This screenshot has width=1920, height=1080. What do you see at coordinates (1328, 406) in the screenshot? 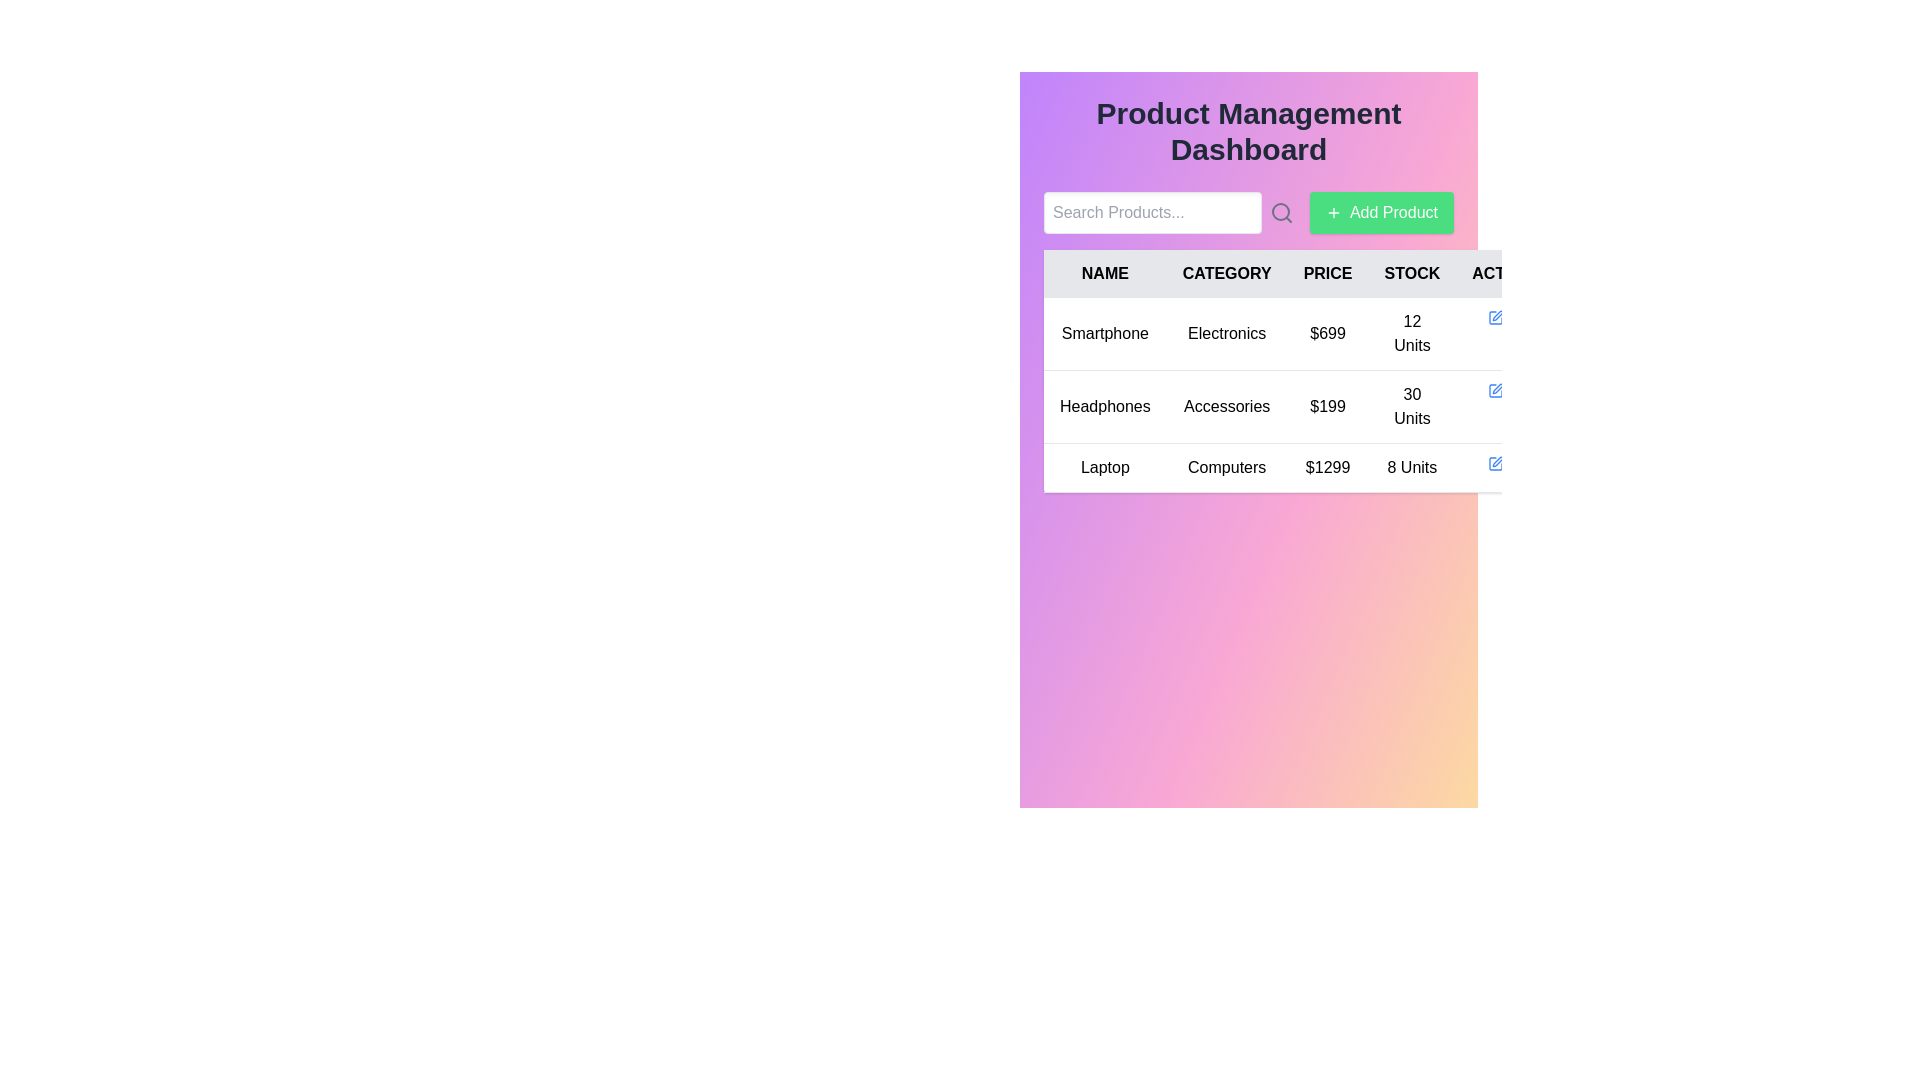
I see `the price information text display for the product 'Headphones' in the 'Accessories' category, which is the third item in the respective table row` at bounding box center [1328, 406].